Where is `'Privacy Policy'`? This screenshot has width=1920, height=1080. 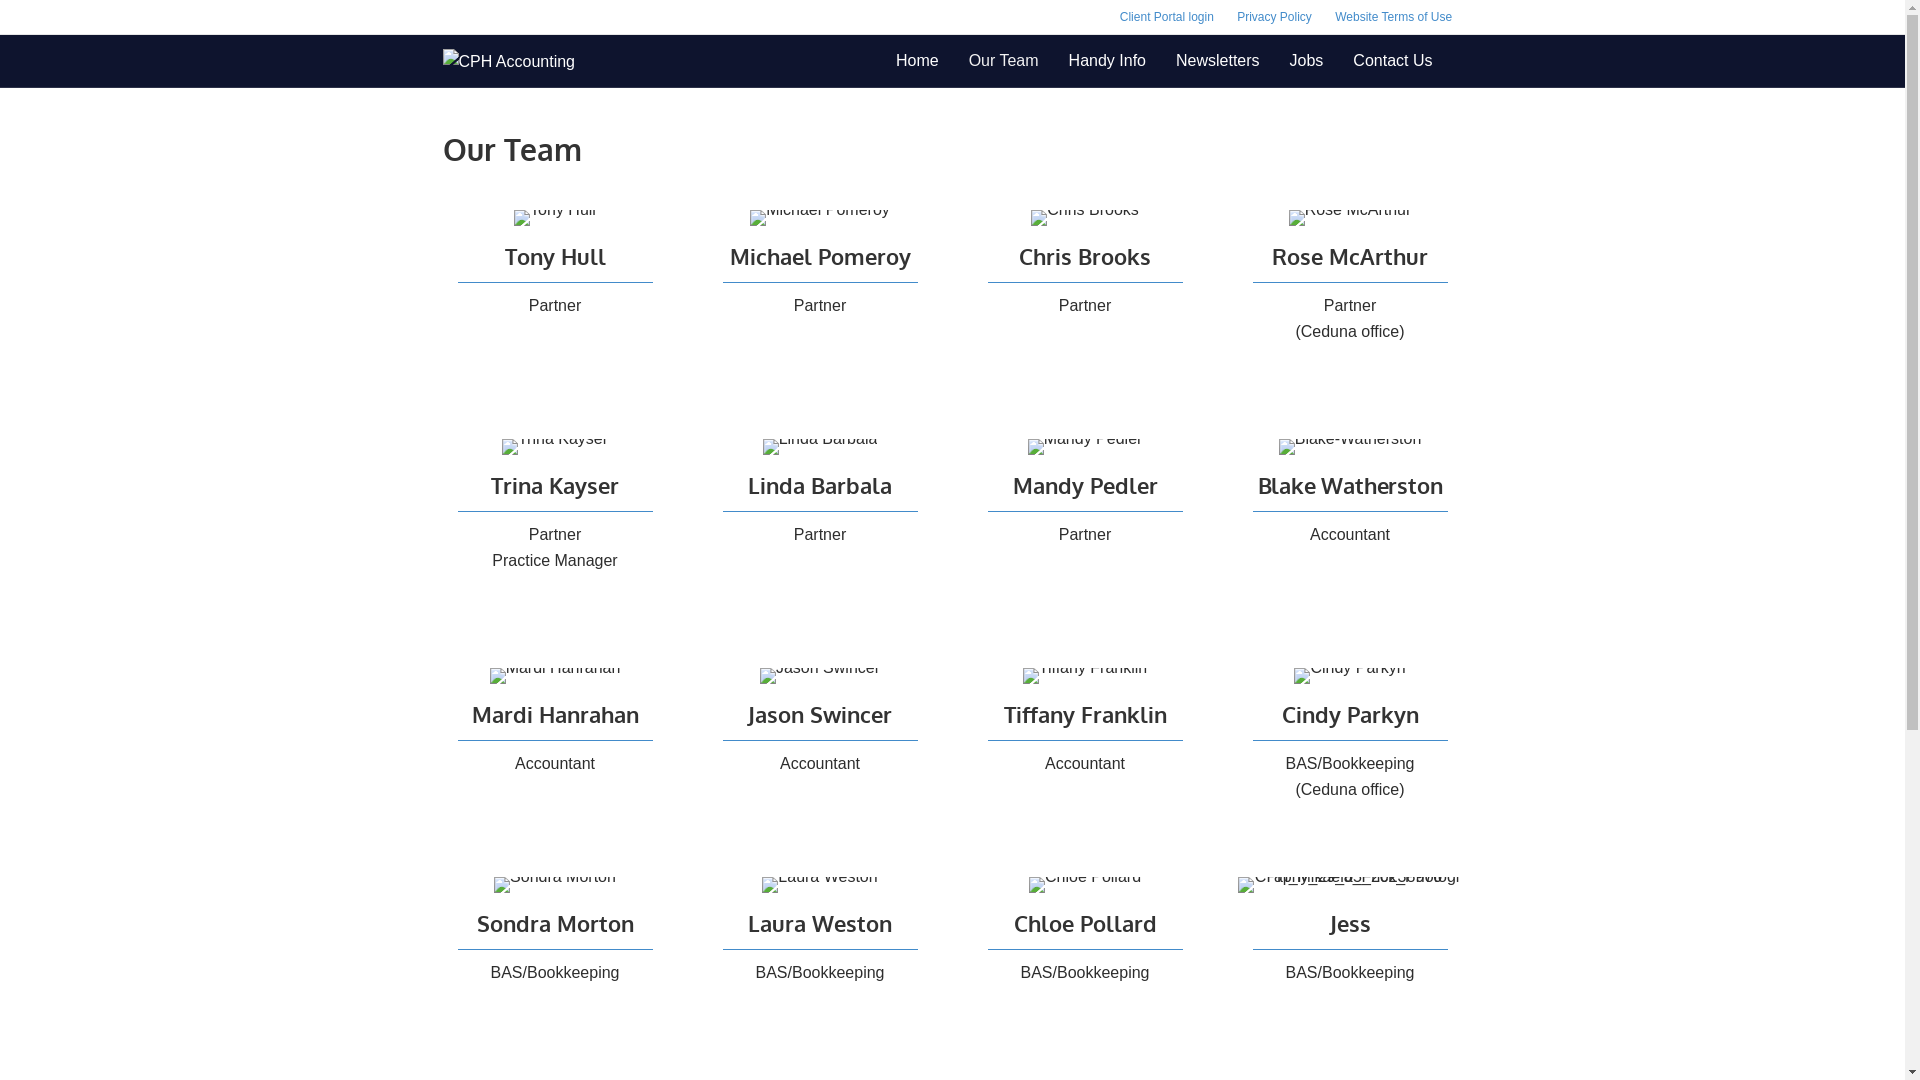 'Privacy Policy' is located at coordinates (1226, 16).